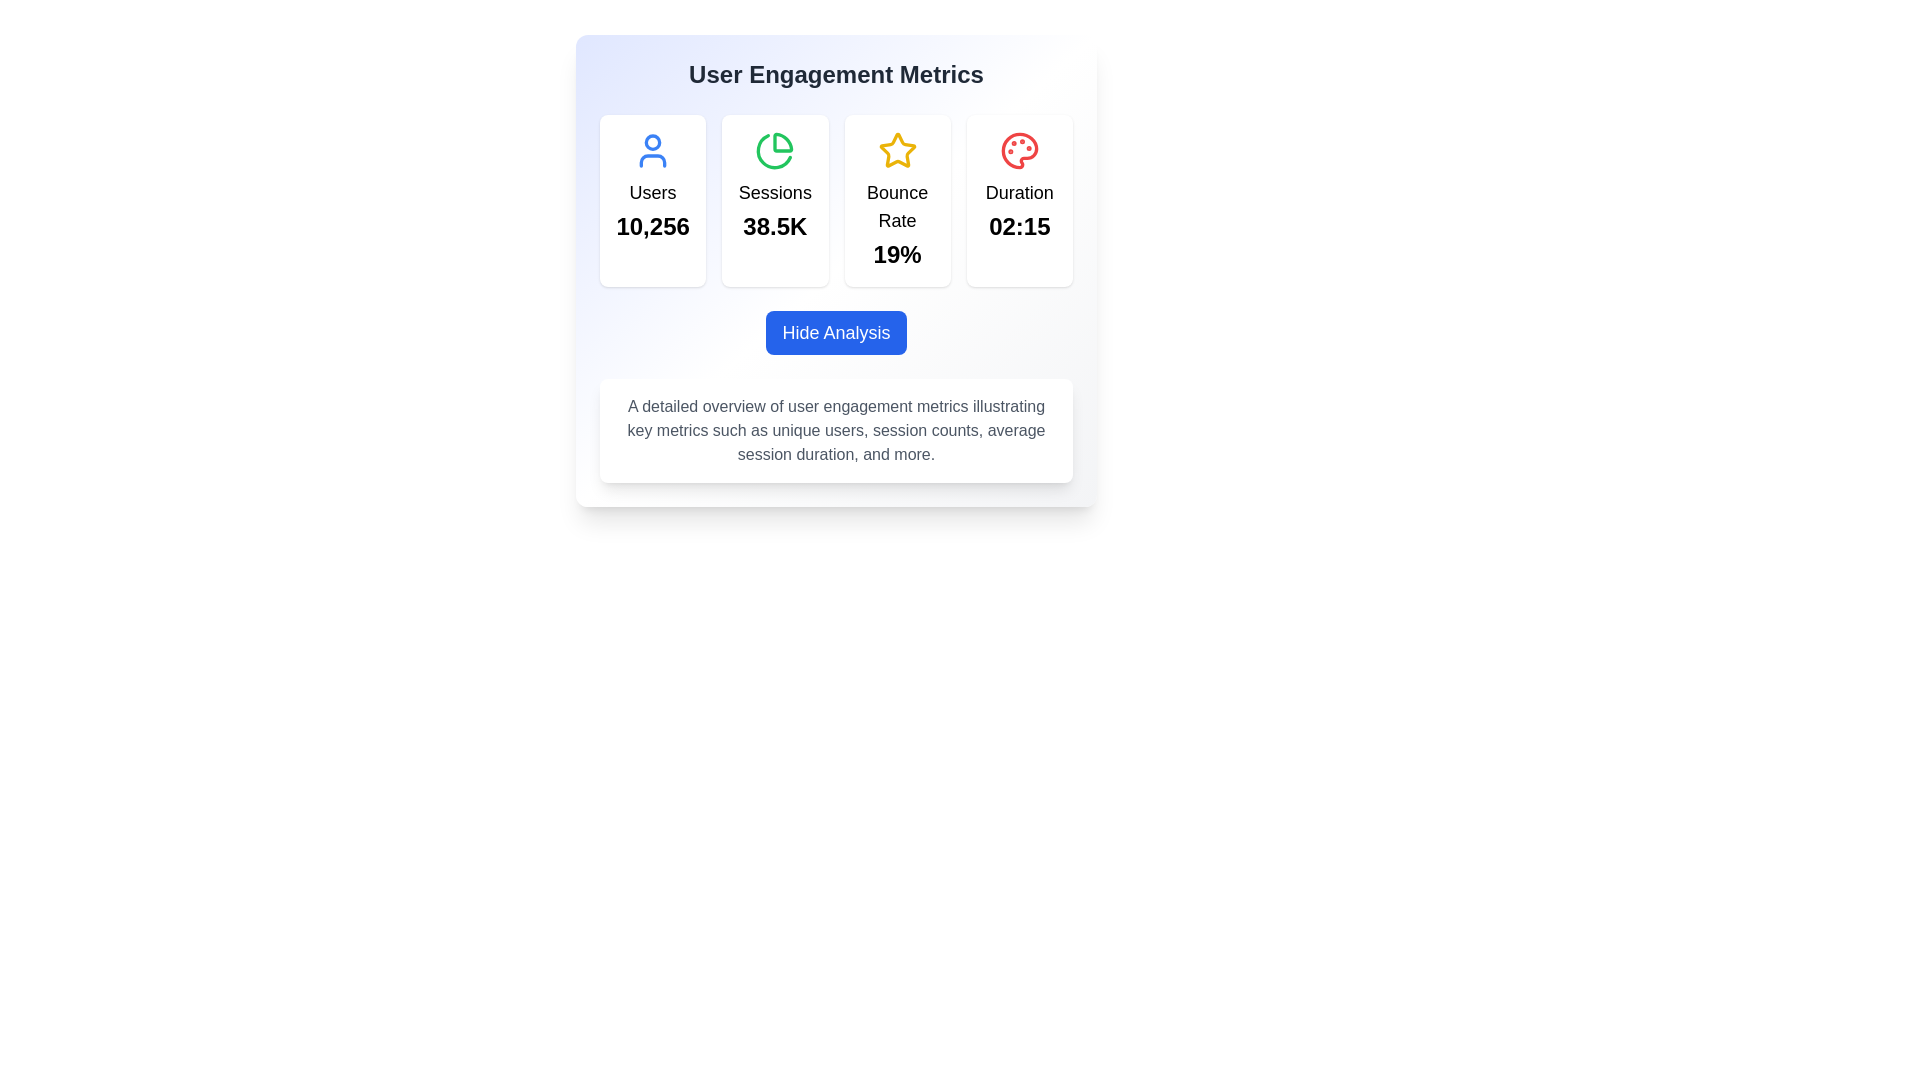 This screenshot has height=1080, width=1920. I want to click on the 'Bounce Rate' metric card, which is the third card in a sequence of four cards, located between the 'Sessions' card and the 'Duration' card, so click(896, 200).